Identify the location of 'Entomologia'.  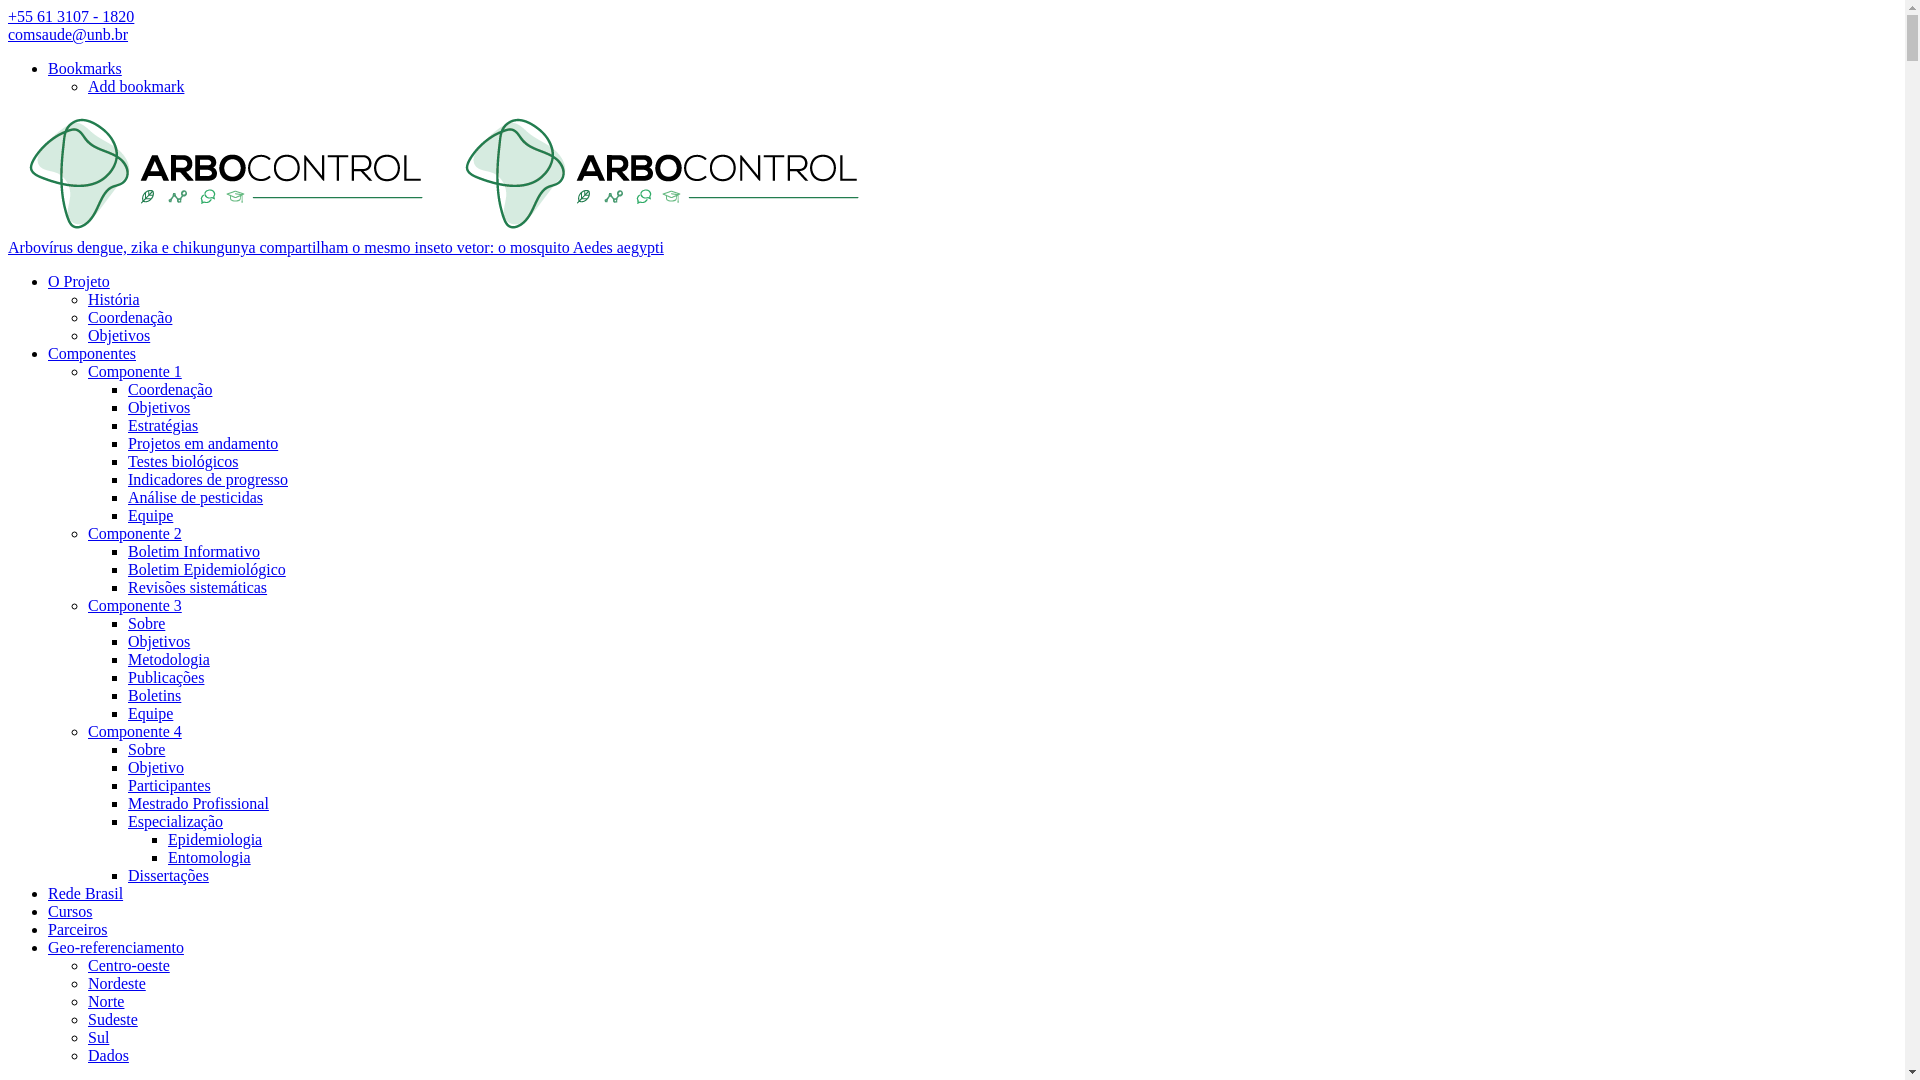
(209, 856).